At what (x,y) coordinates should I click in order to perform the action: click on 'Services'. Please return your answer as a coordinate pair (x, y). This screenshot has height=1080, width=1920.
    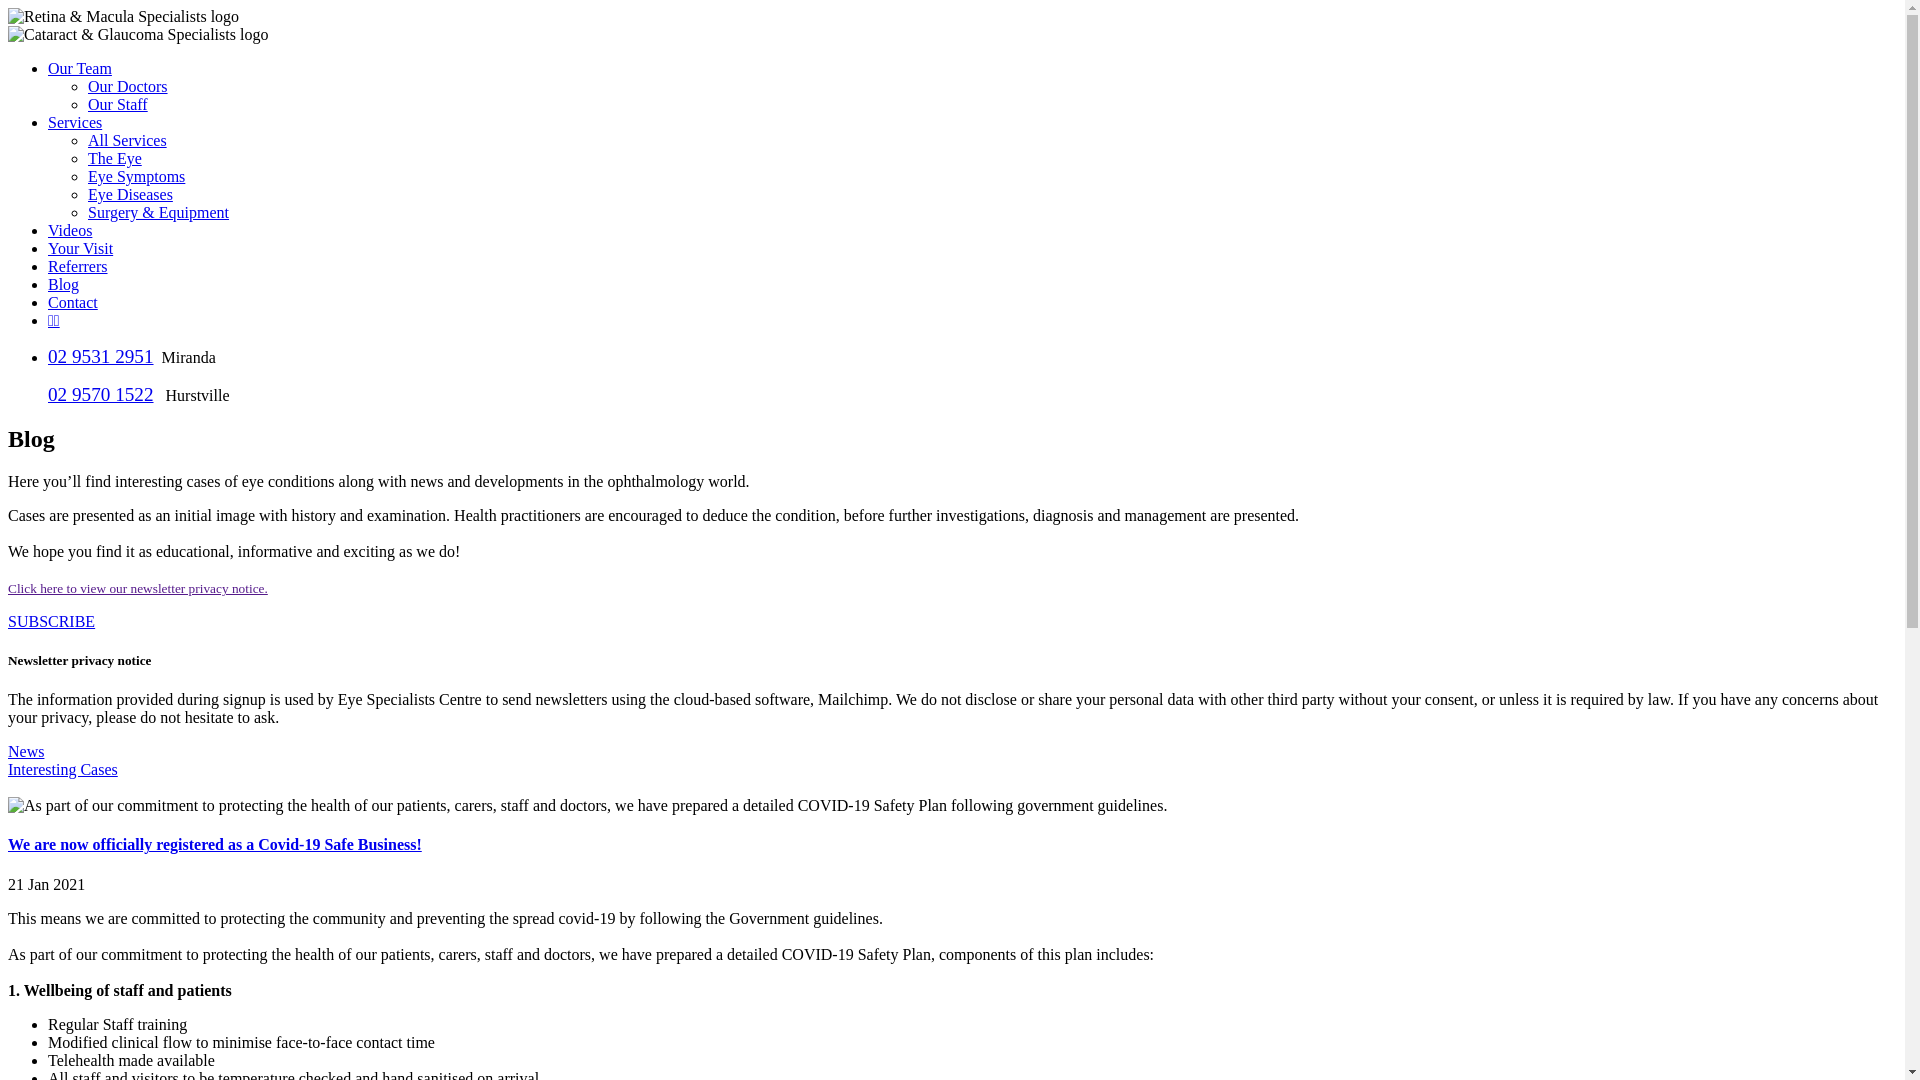
    Looking at the image, I should click on (75, 122).